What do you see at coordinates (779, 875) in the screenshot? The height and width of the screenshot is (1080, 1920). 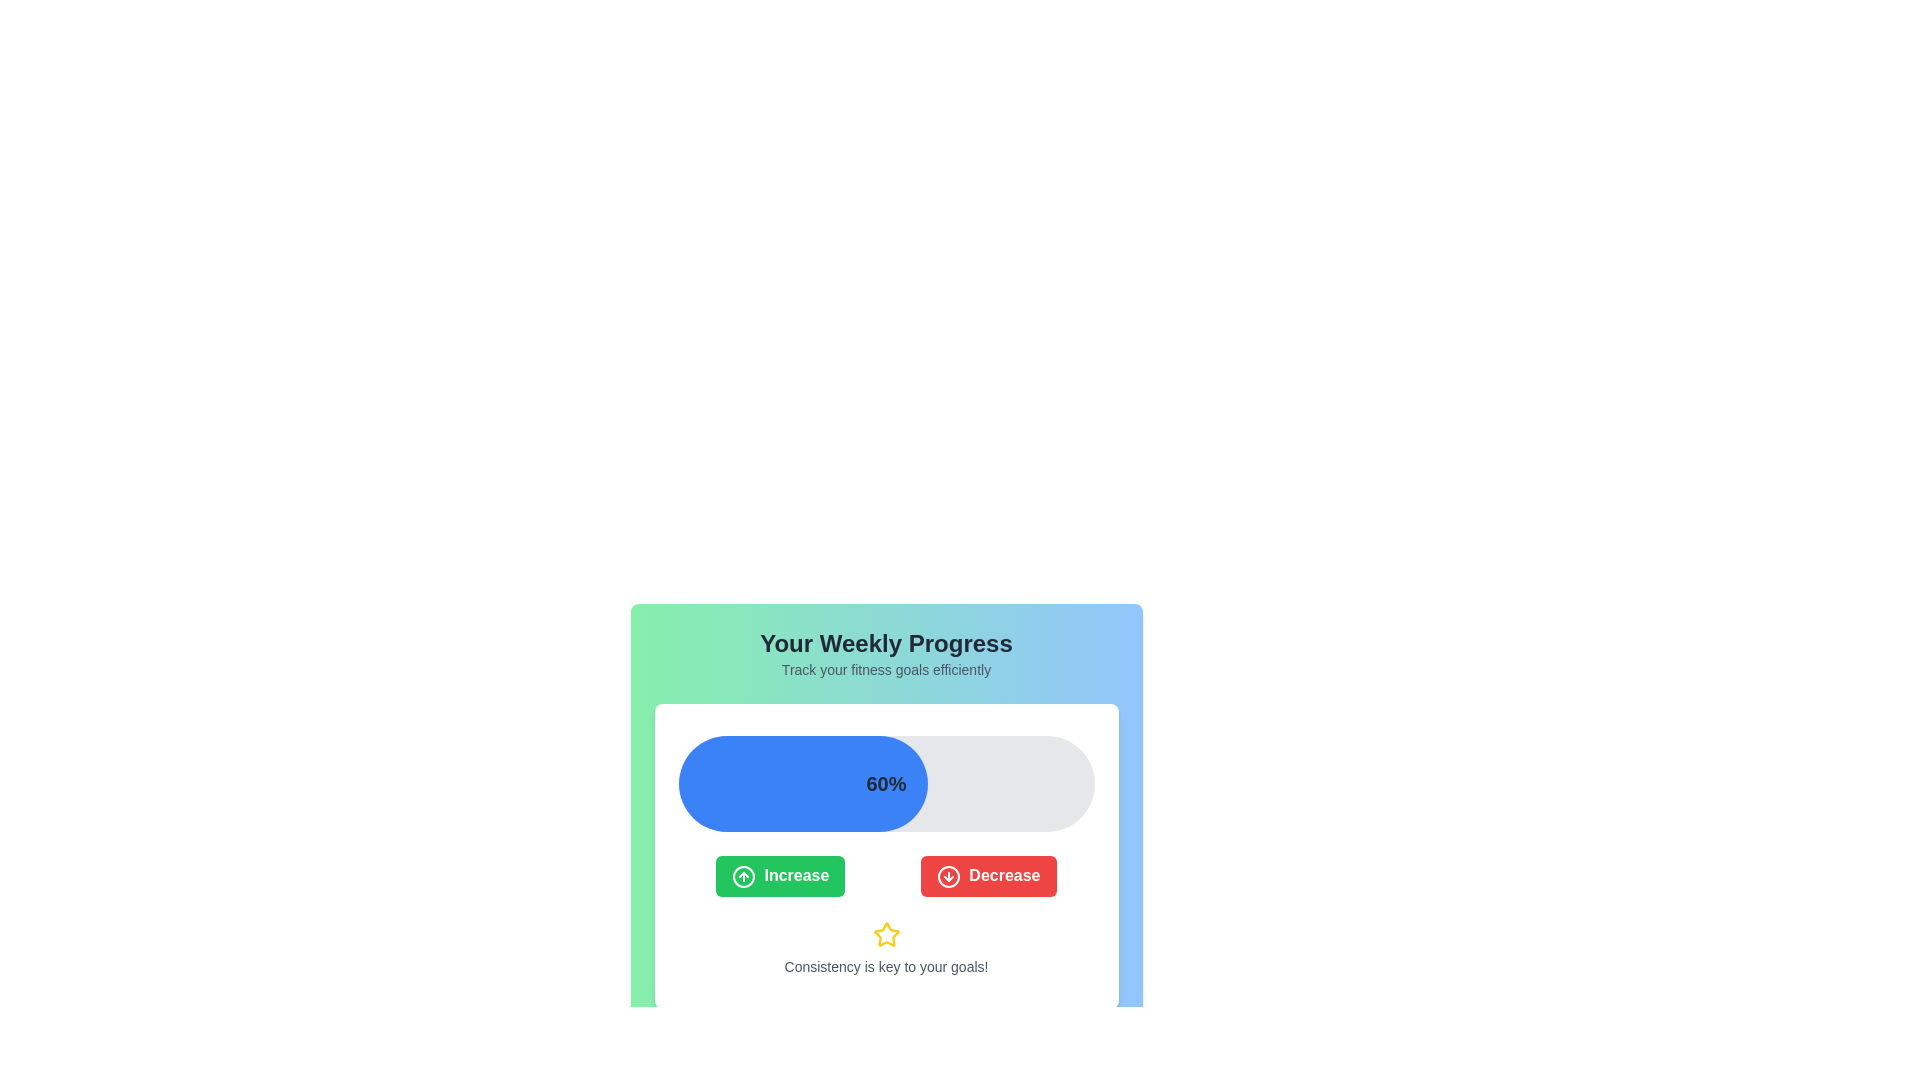 I see `the green 'Increase' button with rounded corners, which is the leftmost button below the progress bar, to observe its hover effect` at bounding box center [779, 875].